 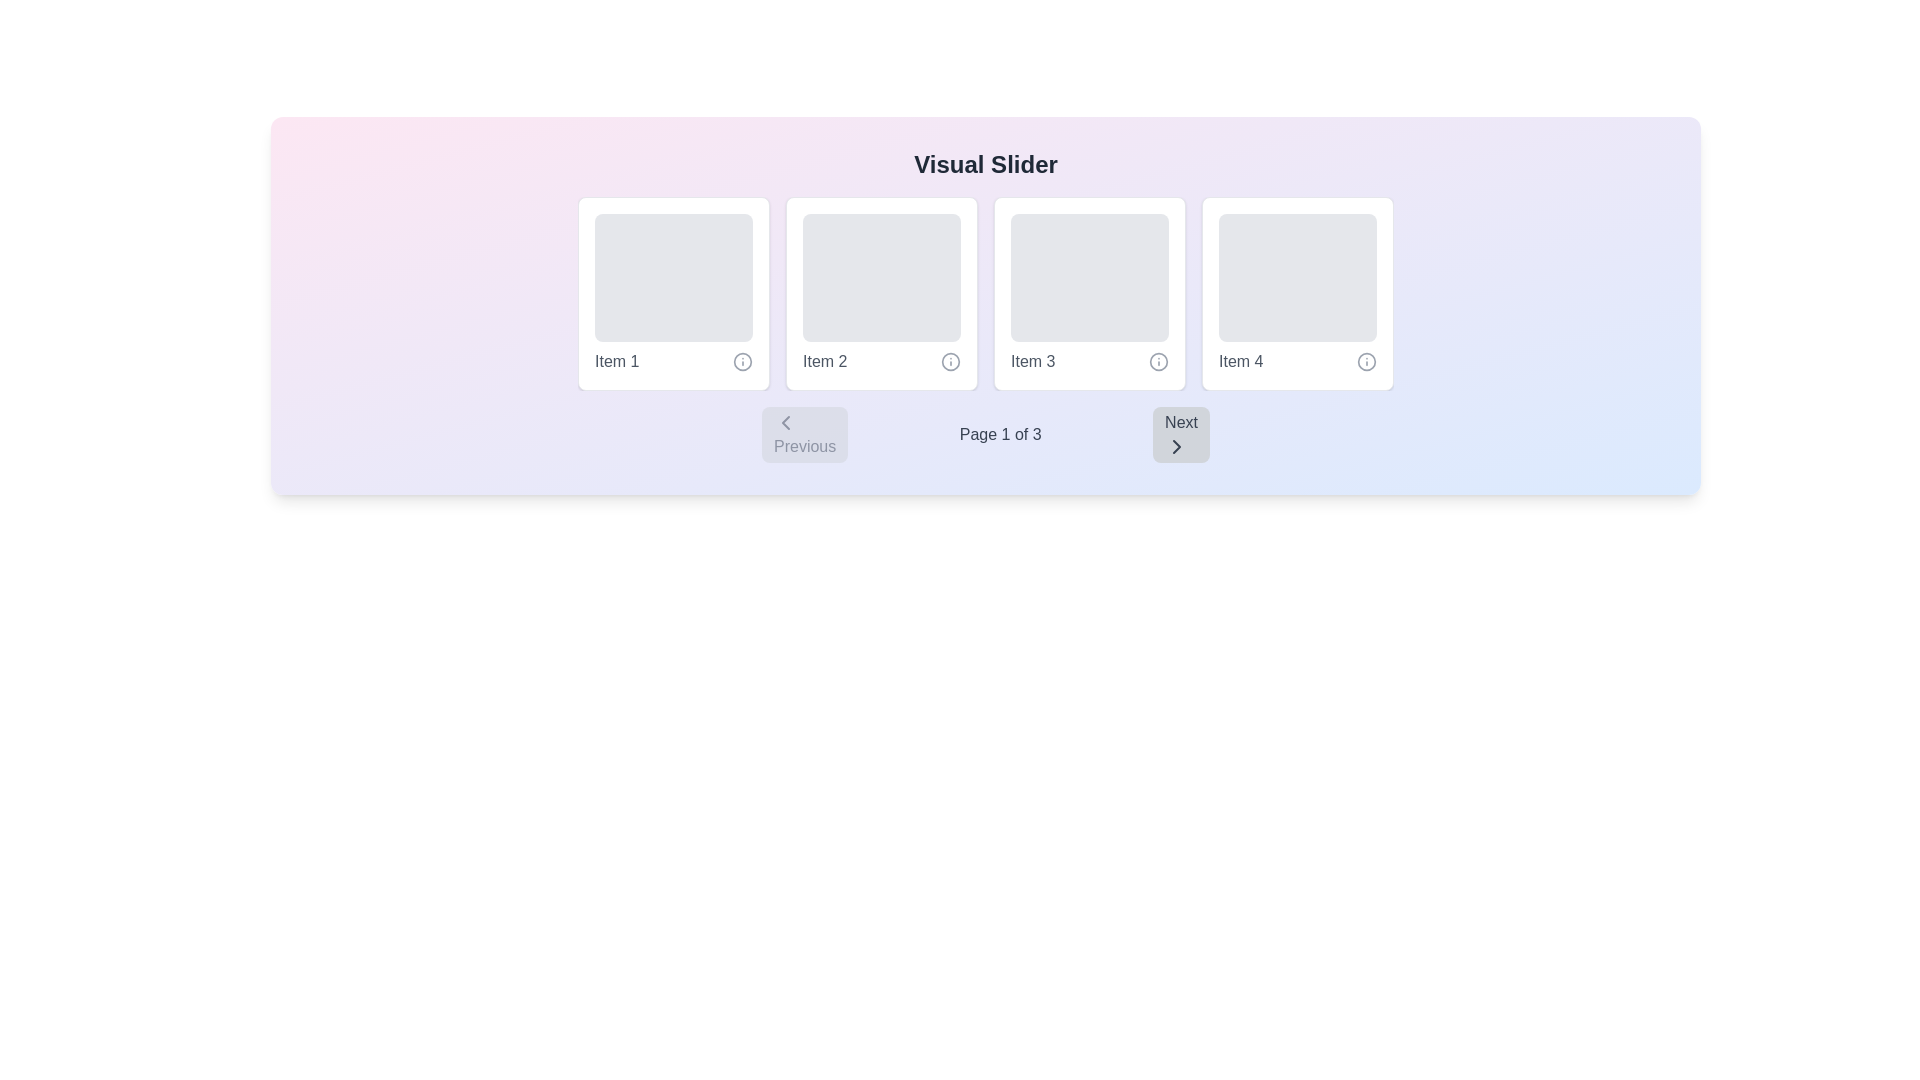 I want to click on the icon graphic in the bottom-right corner of the information card labeled 'Item 2', so click(x=949, y=362).